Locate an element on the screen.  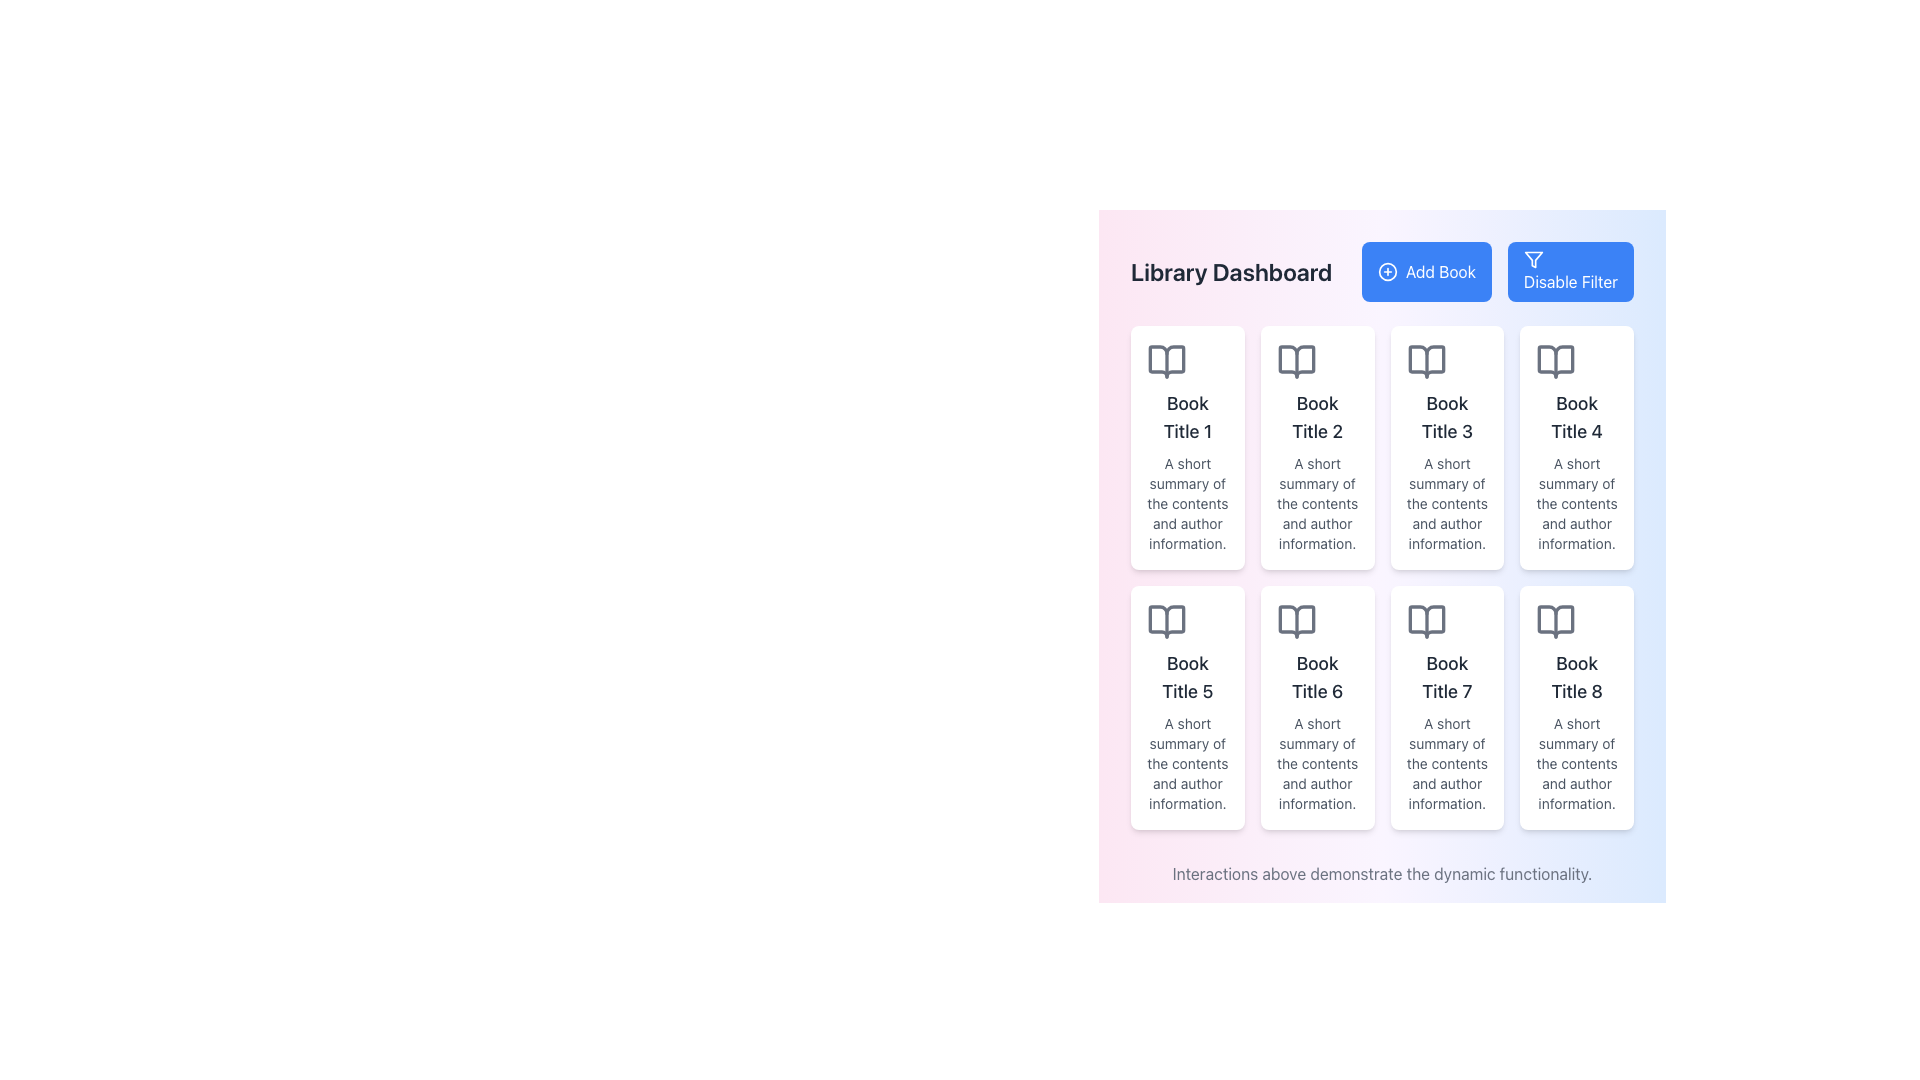
the 'Add Book' button, which is represented by an SVG circle icon filled with a color consistent with the interface's visual theme, located at the top-right of the main panel under the 'Library Dashboard' title is located at coordinates (1386, 272).